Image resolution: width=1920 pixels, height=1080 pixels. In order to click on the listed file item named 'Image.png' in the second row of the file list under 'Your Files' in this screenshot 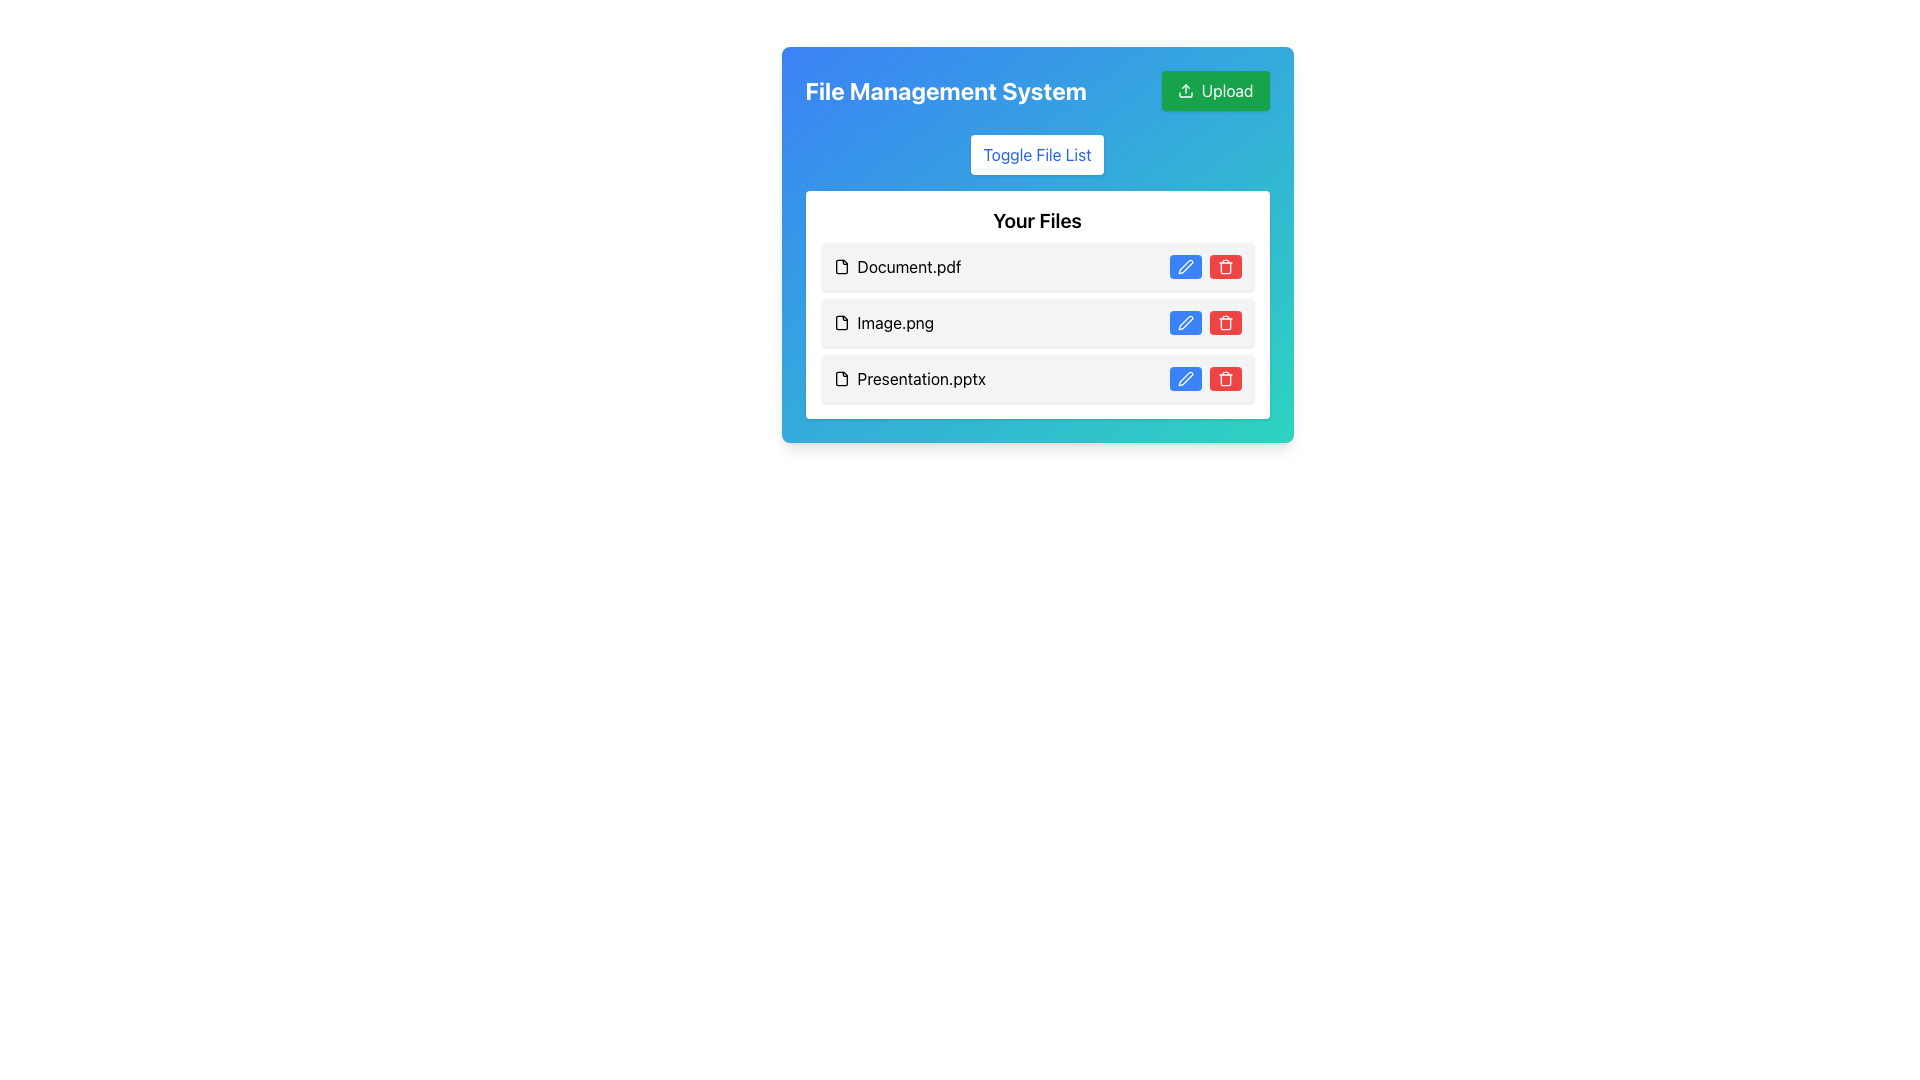, I will do `click(882, 322)`.